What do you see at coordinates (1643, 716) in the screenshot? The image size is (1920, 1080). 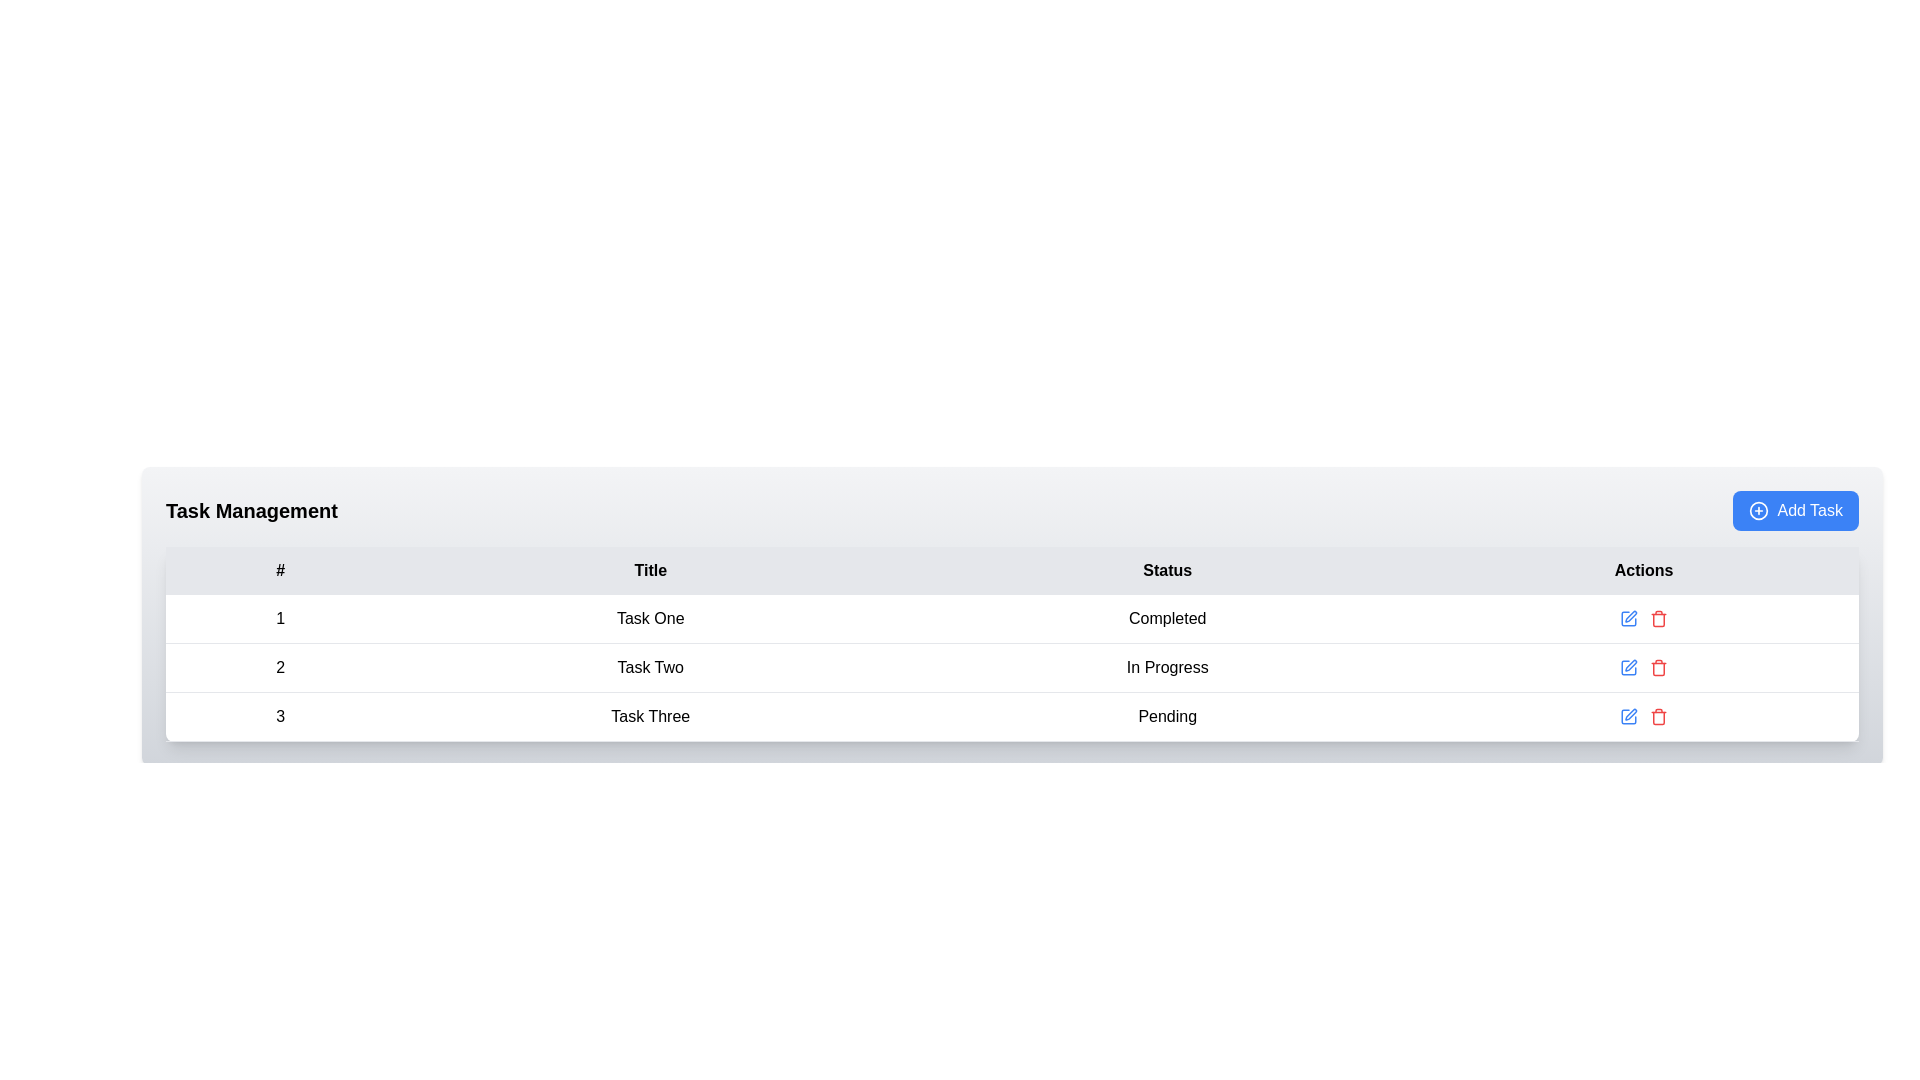 I see `the action control group icon located in the 'Actions' column of the third row of the task management table to initiate an action` at bounding box center [1643, 716].